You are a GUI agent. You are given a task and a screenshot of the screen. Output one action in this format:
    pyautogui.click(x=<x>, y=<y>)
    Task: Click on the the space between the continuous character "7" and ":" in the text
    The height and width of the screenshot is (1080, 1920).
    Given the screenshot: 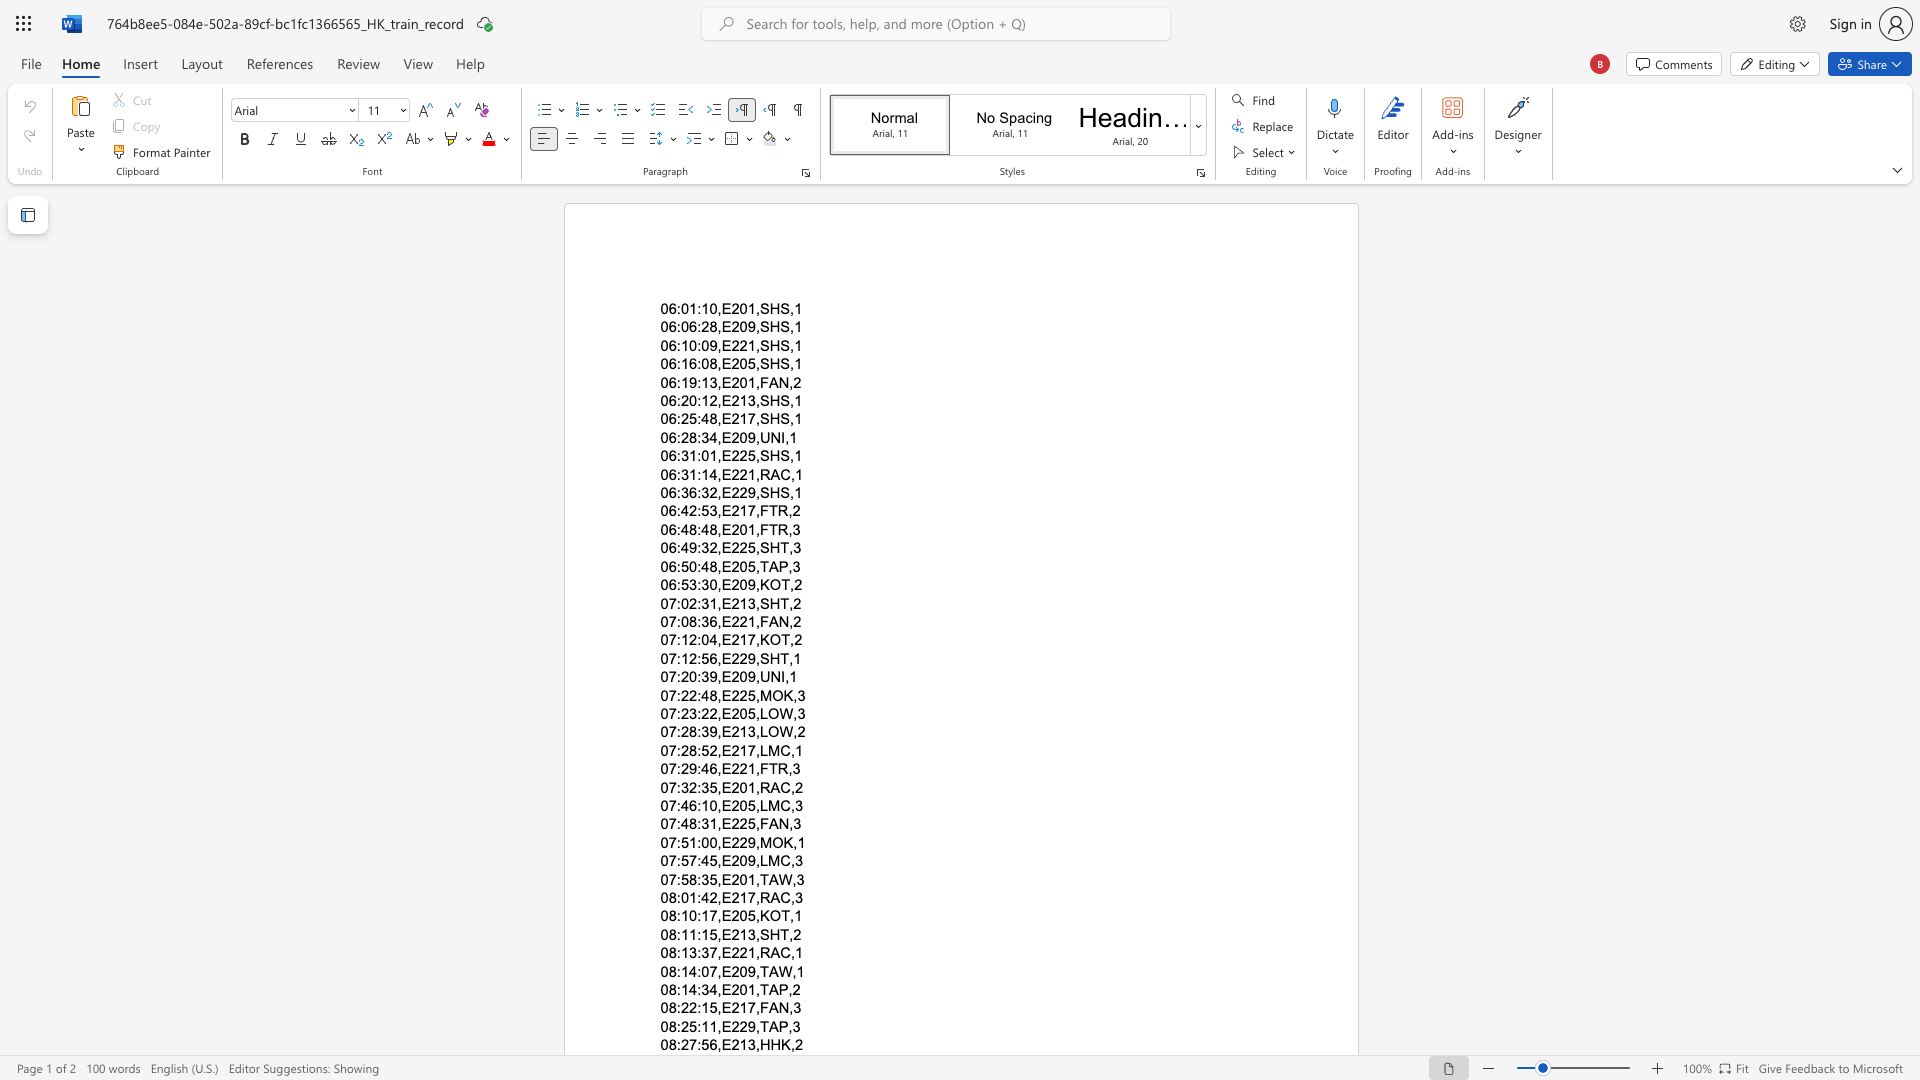 What is the action you would take?
    pyautogui.click(x=675, y=768)
    